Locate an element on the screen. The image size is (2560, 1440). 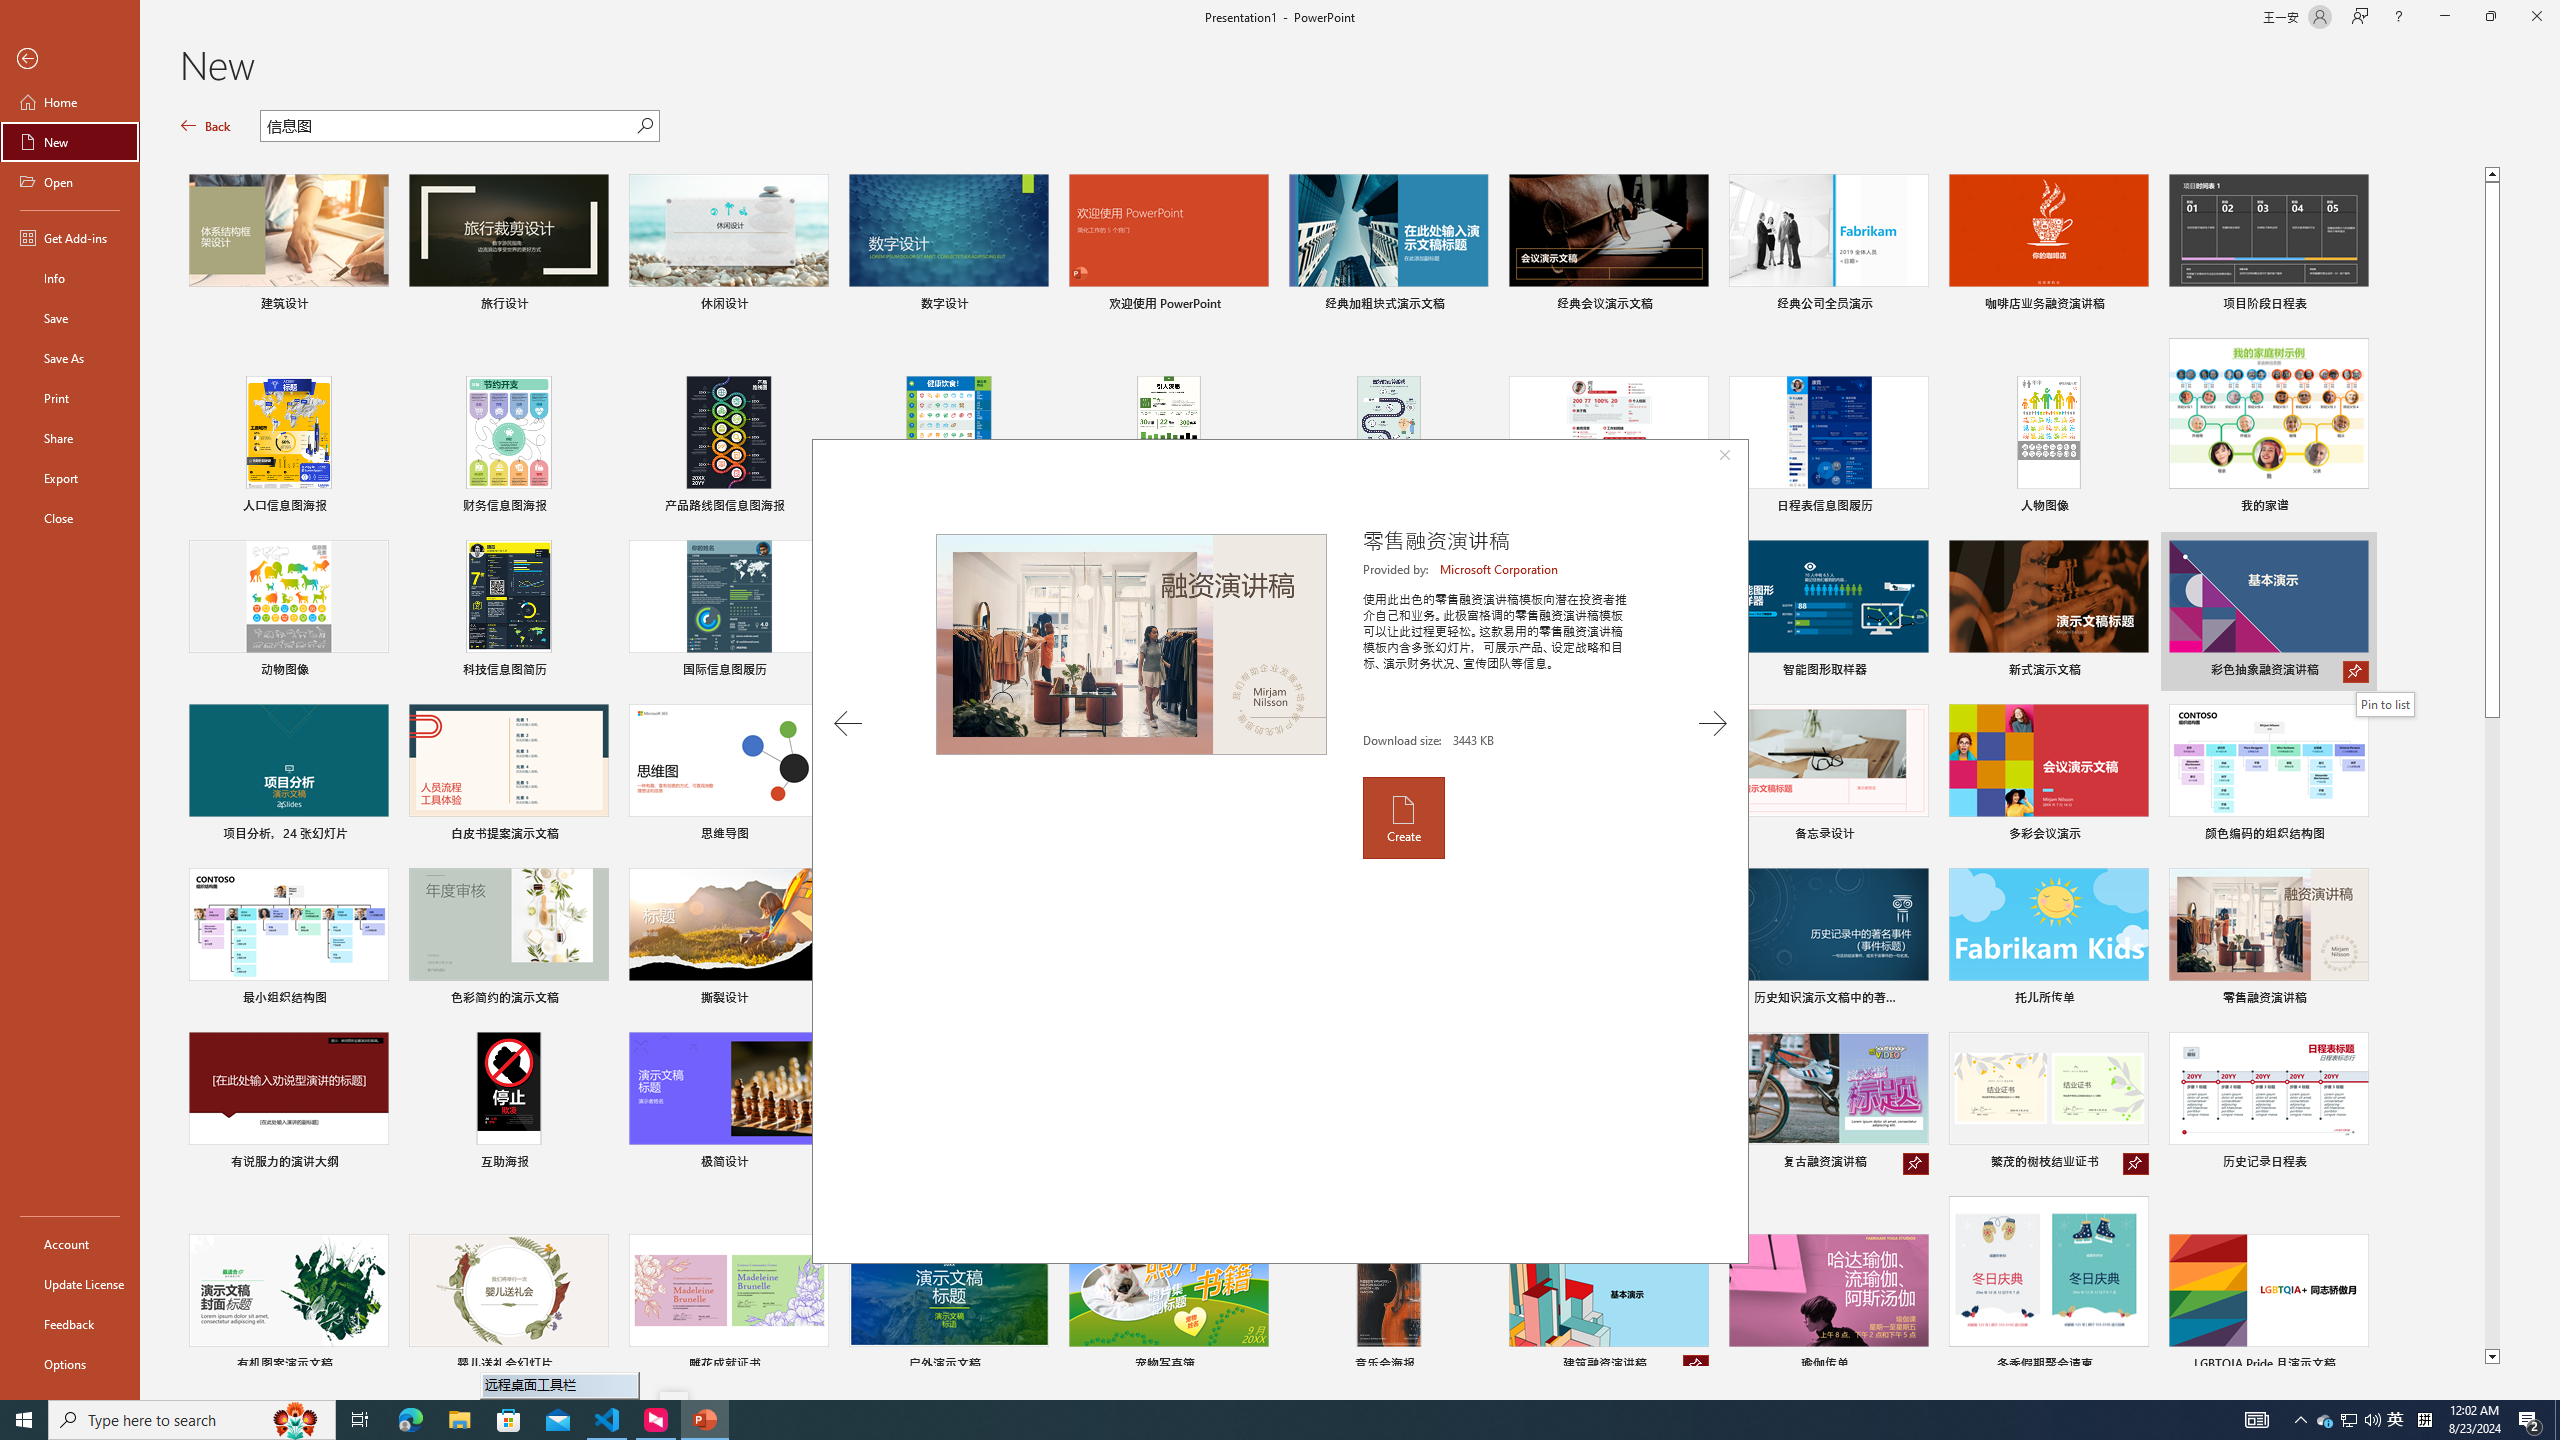
'Next Template' is located at coordinates (1712, 723).